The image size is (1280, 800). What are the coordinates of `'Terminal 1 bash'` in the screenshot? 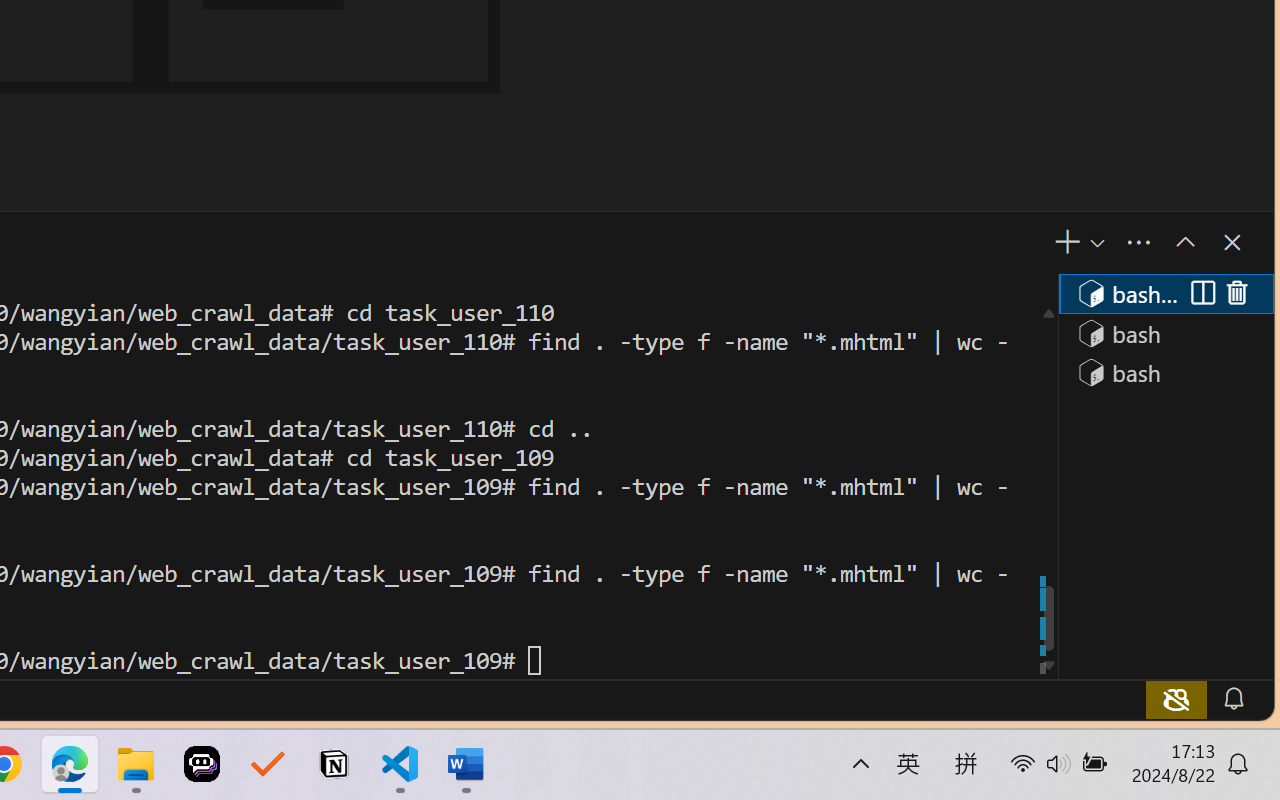 It's located at (1165, 293).